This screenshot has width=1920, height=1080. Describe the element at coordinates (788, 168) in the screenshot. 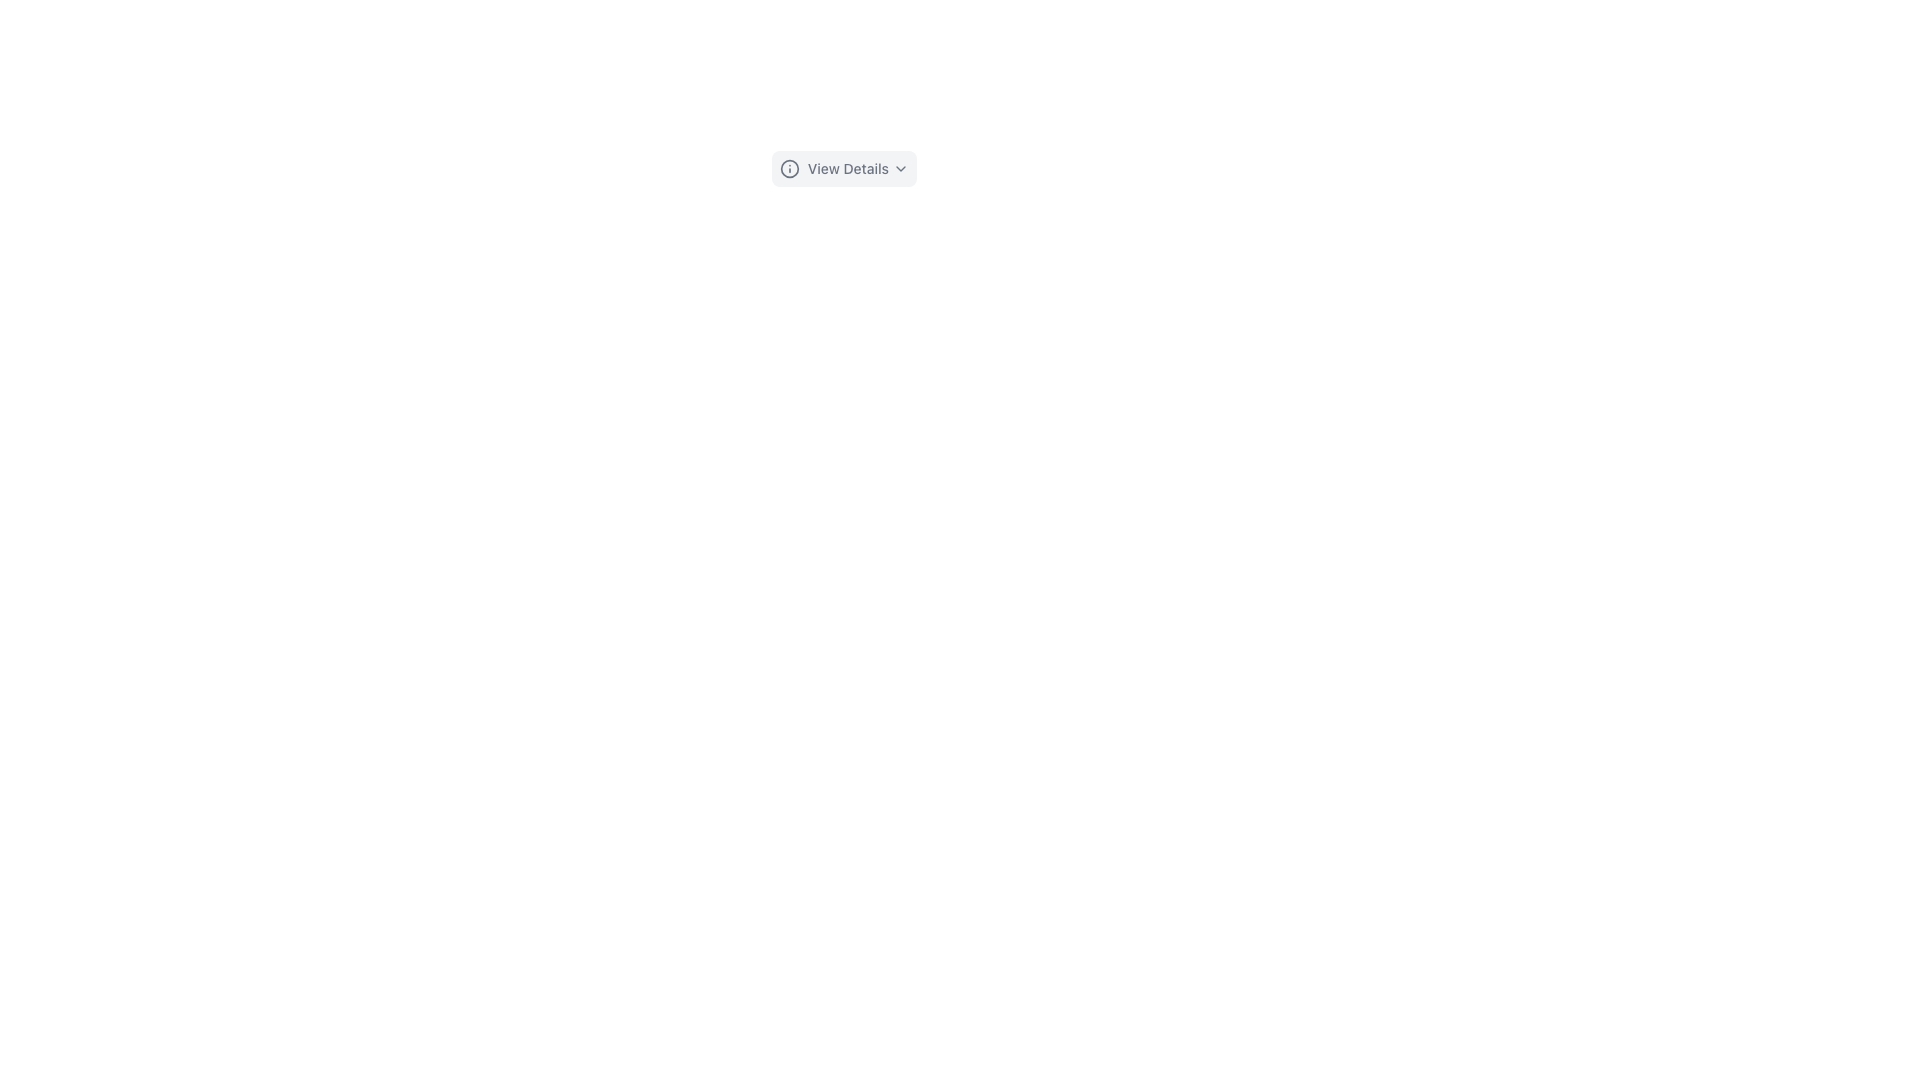

I see `the information icon, which is a hollow circle enclosing an uppercase 'i' symbol, located to the left of the 'View Details' text` at that location.